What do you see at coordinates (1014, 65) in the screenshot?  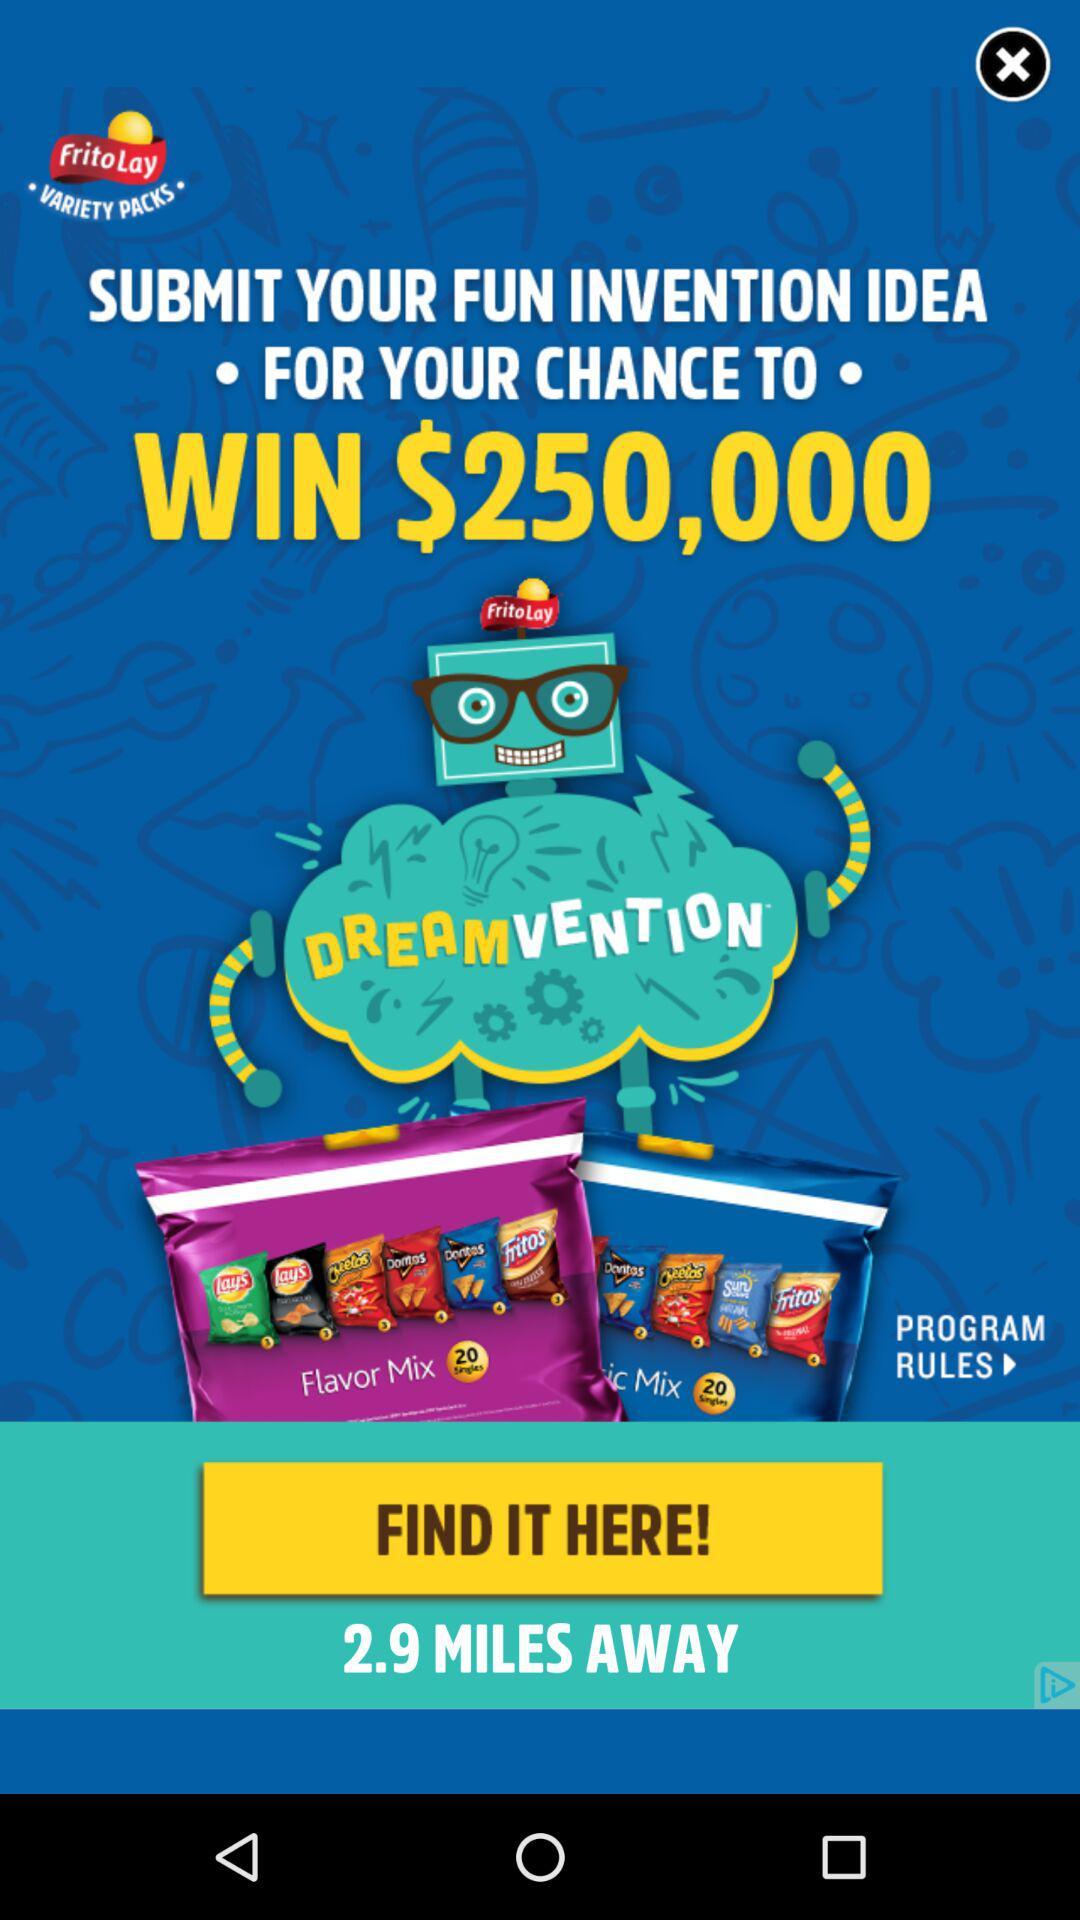 I see `page` at bounding box center [1014, 65].